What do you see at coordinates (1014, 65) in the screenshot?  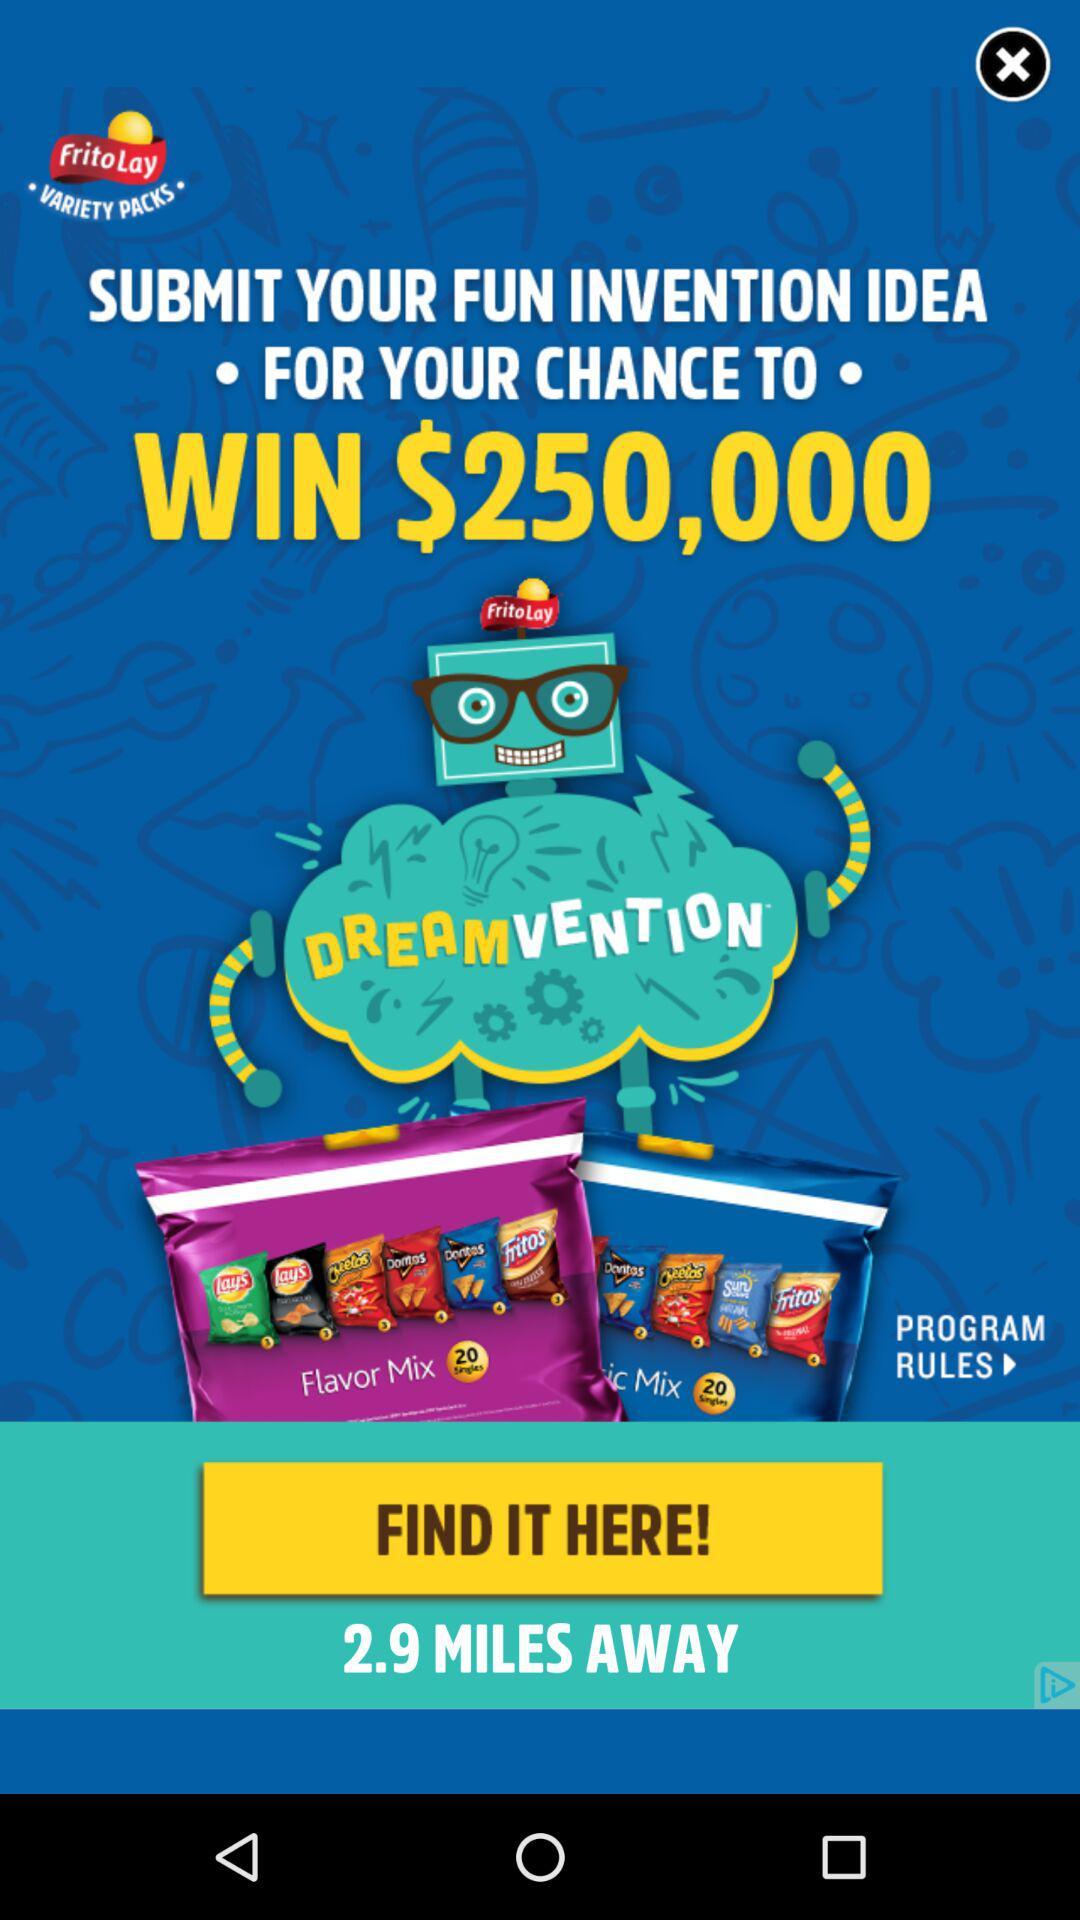 I see `page` at bounding box center [1014, 65].